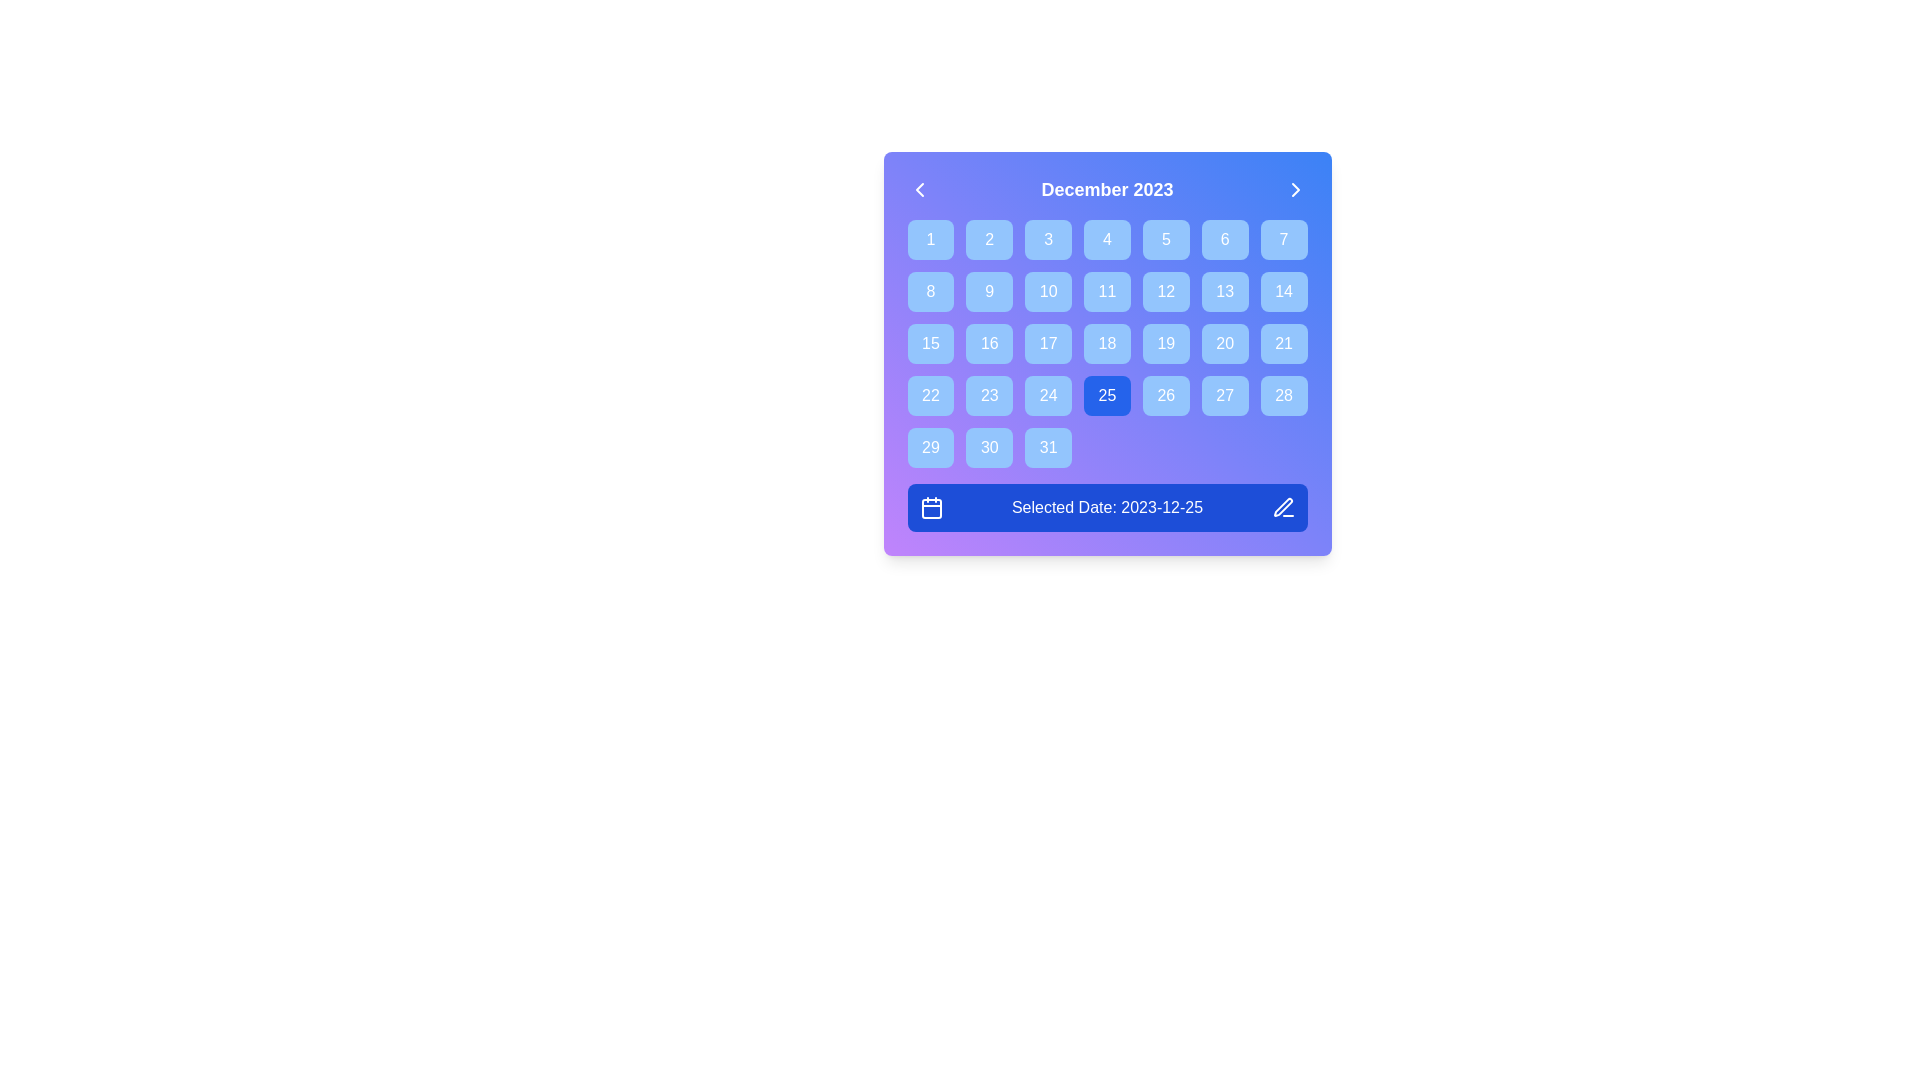  What do you see at coordinates (1106, 342) in the screenshot?
I see `the button representing the day in the calendar grid located in the fourth row and fourth column` at bounding box center [1106, 342].